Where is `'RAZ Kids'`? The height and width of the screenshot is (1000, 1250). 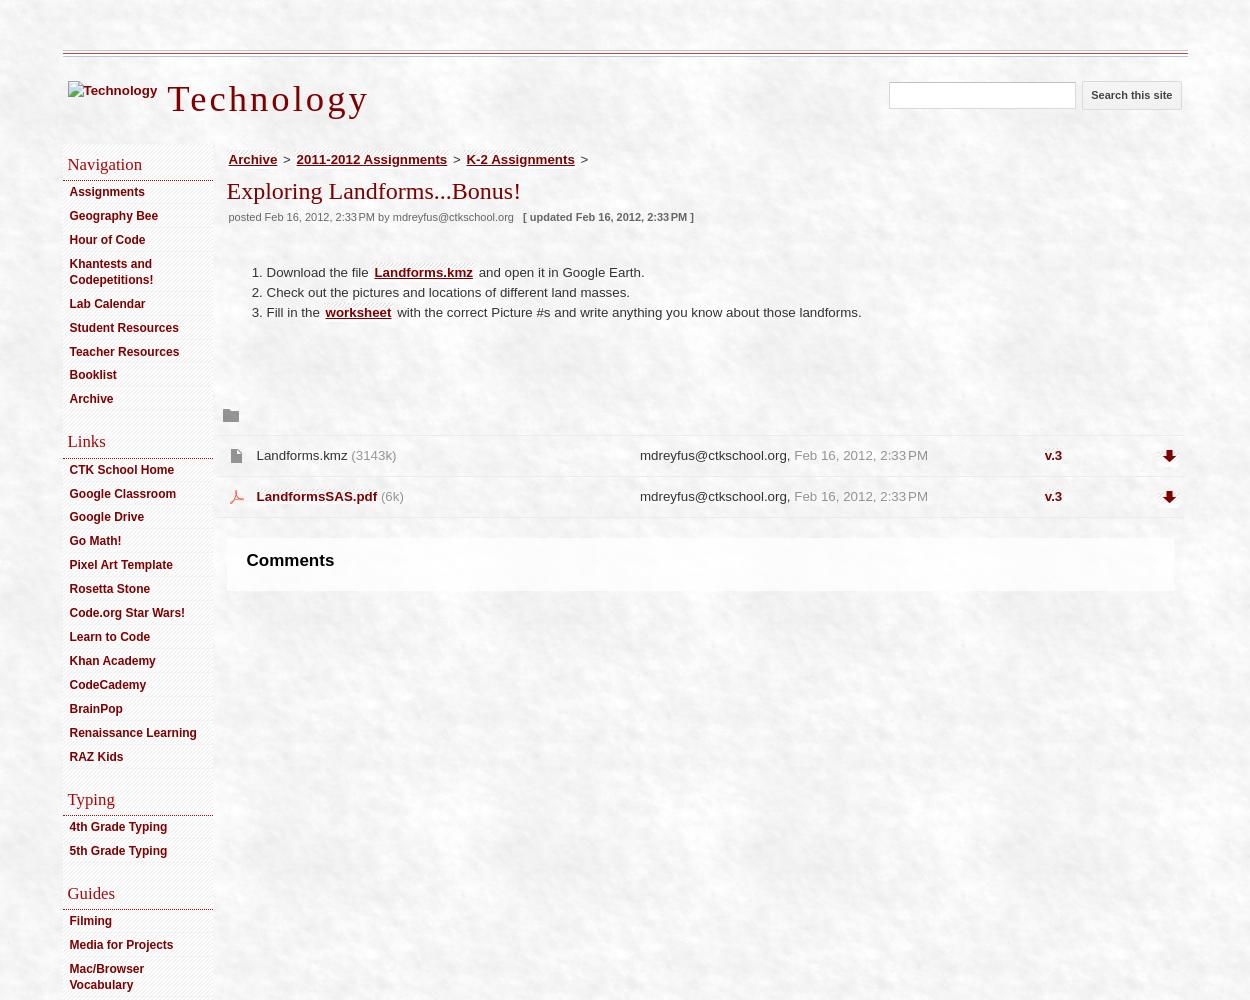 'RAZ Kids' is located at coordinates (94, 757).